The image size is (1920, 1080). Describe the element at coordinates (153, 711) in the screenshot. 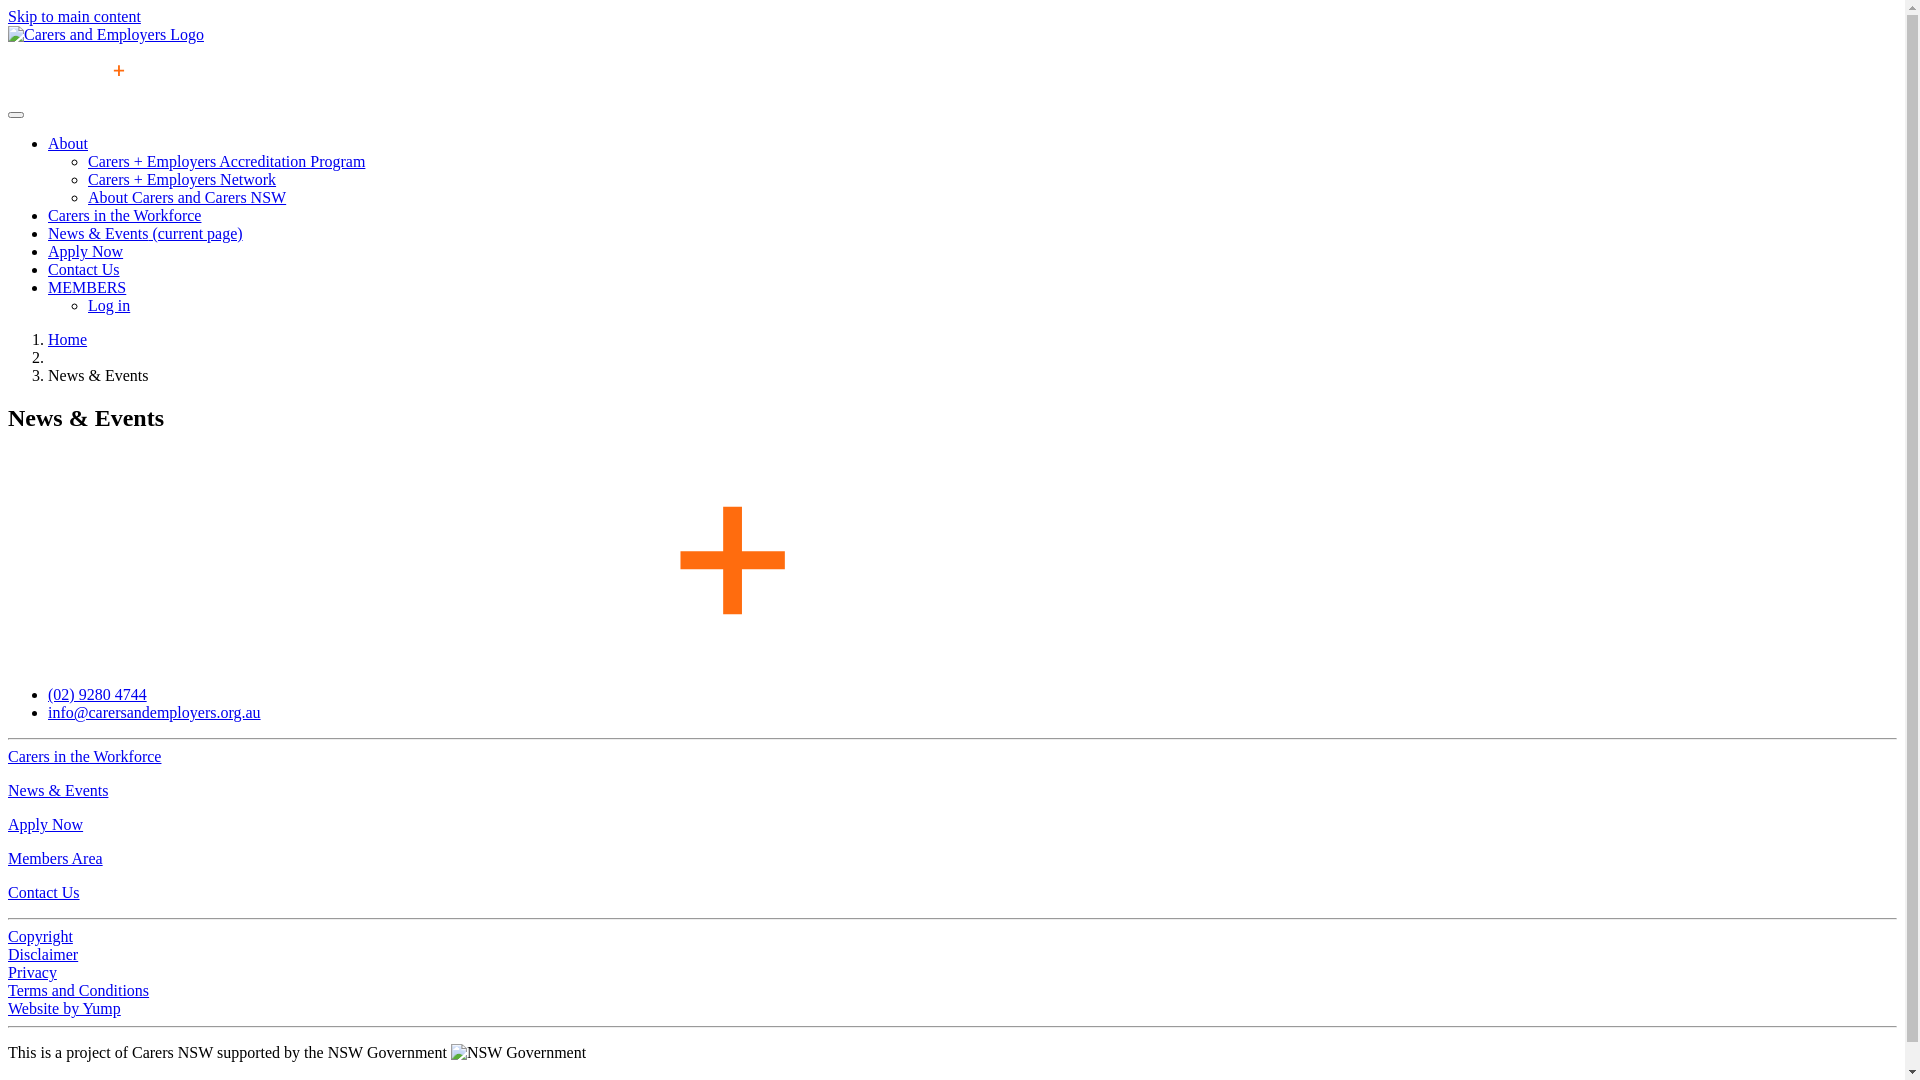

I see `'info@carersandemployers.org.au'` at that location.